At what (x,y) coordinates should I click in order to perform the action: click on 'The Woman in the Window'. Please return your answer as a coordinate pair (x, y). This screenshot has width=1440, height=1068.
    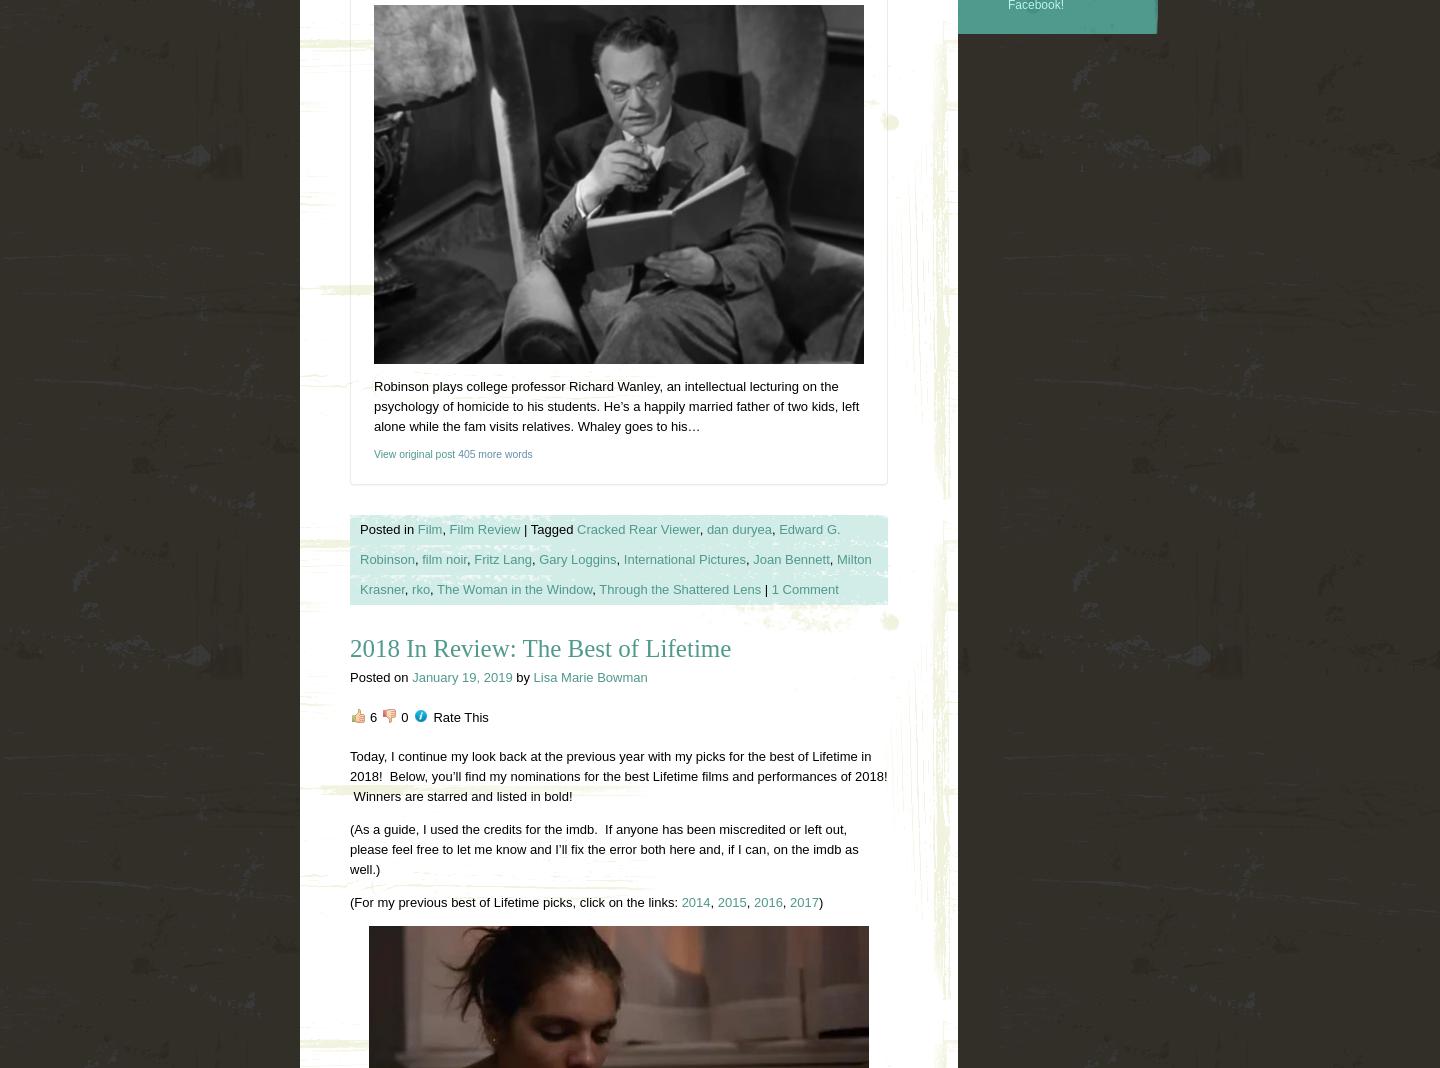
    Looking at the image, I should click on (513, 587).